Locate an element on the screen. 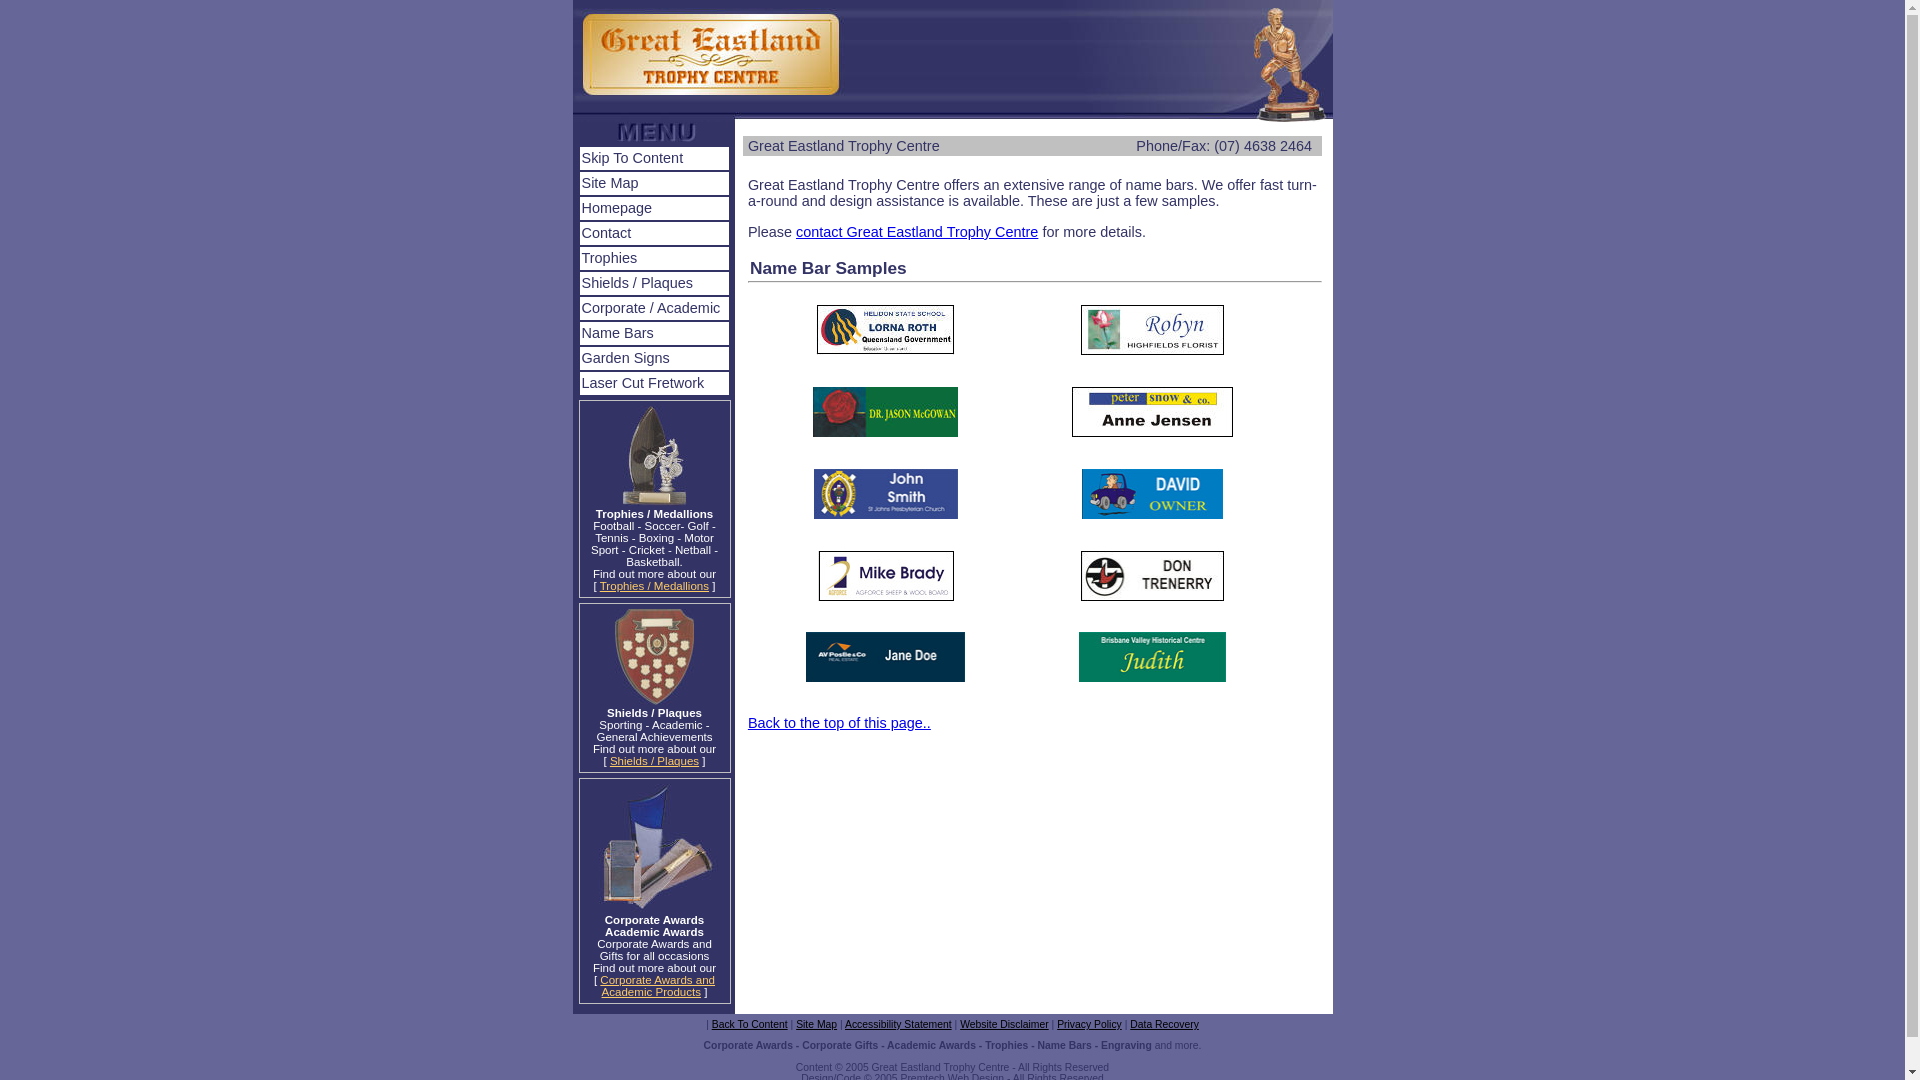 This screenshot has height=1080, width=1920. 'Corporate / Academic' is located at coordinates (579, 308).